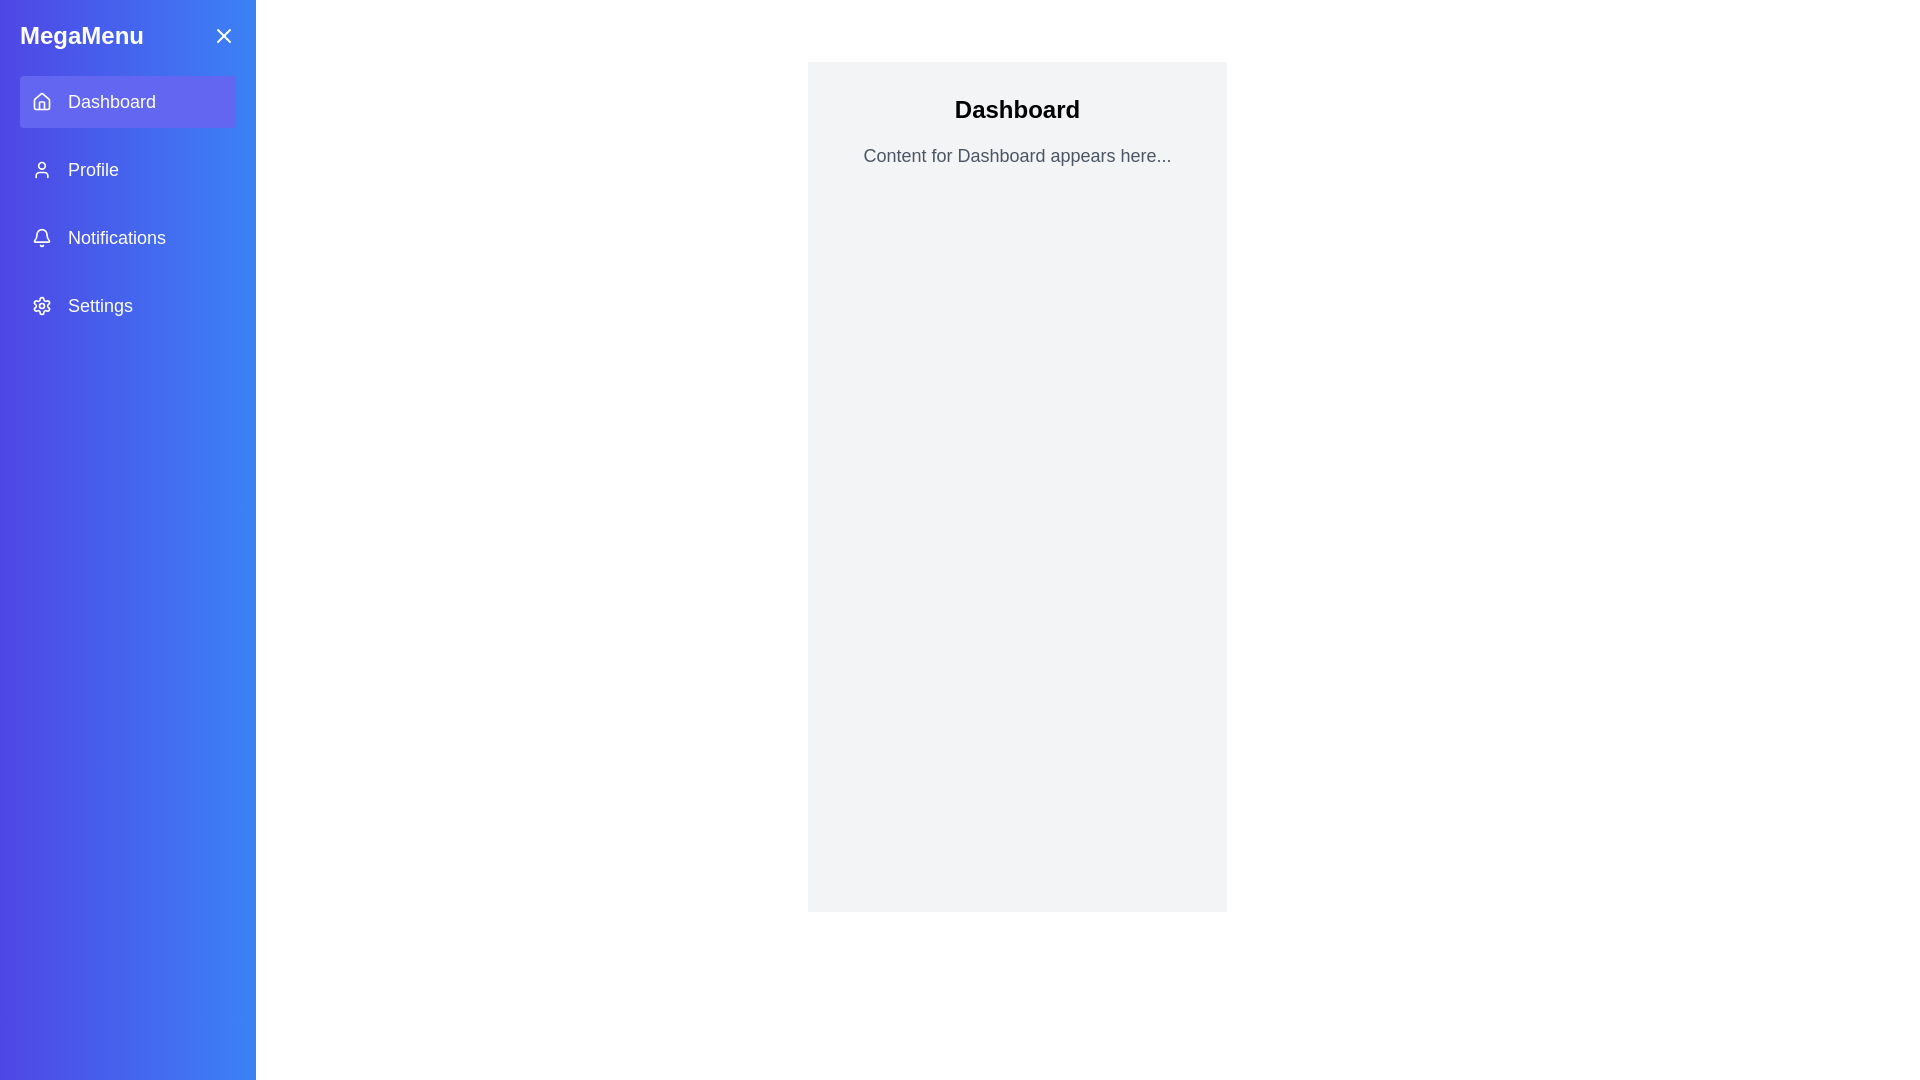 The width and height of the screenshot is (1920, 1080). Describe the element at coordinates (42, 100) in the screenshot. I see `the house-shaped icon located in the 'Dashboard' menu item of the side menu, which is to the left of the 'Dashboard' text label` at that location.